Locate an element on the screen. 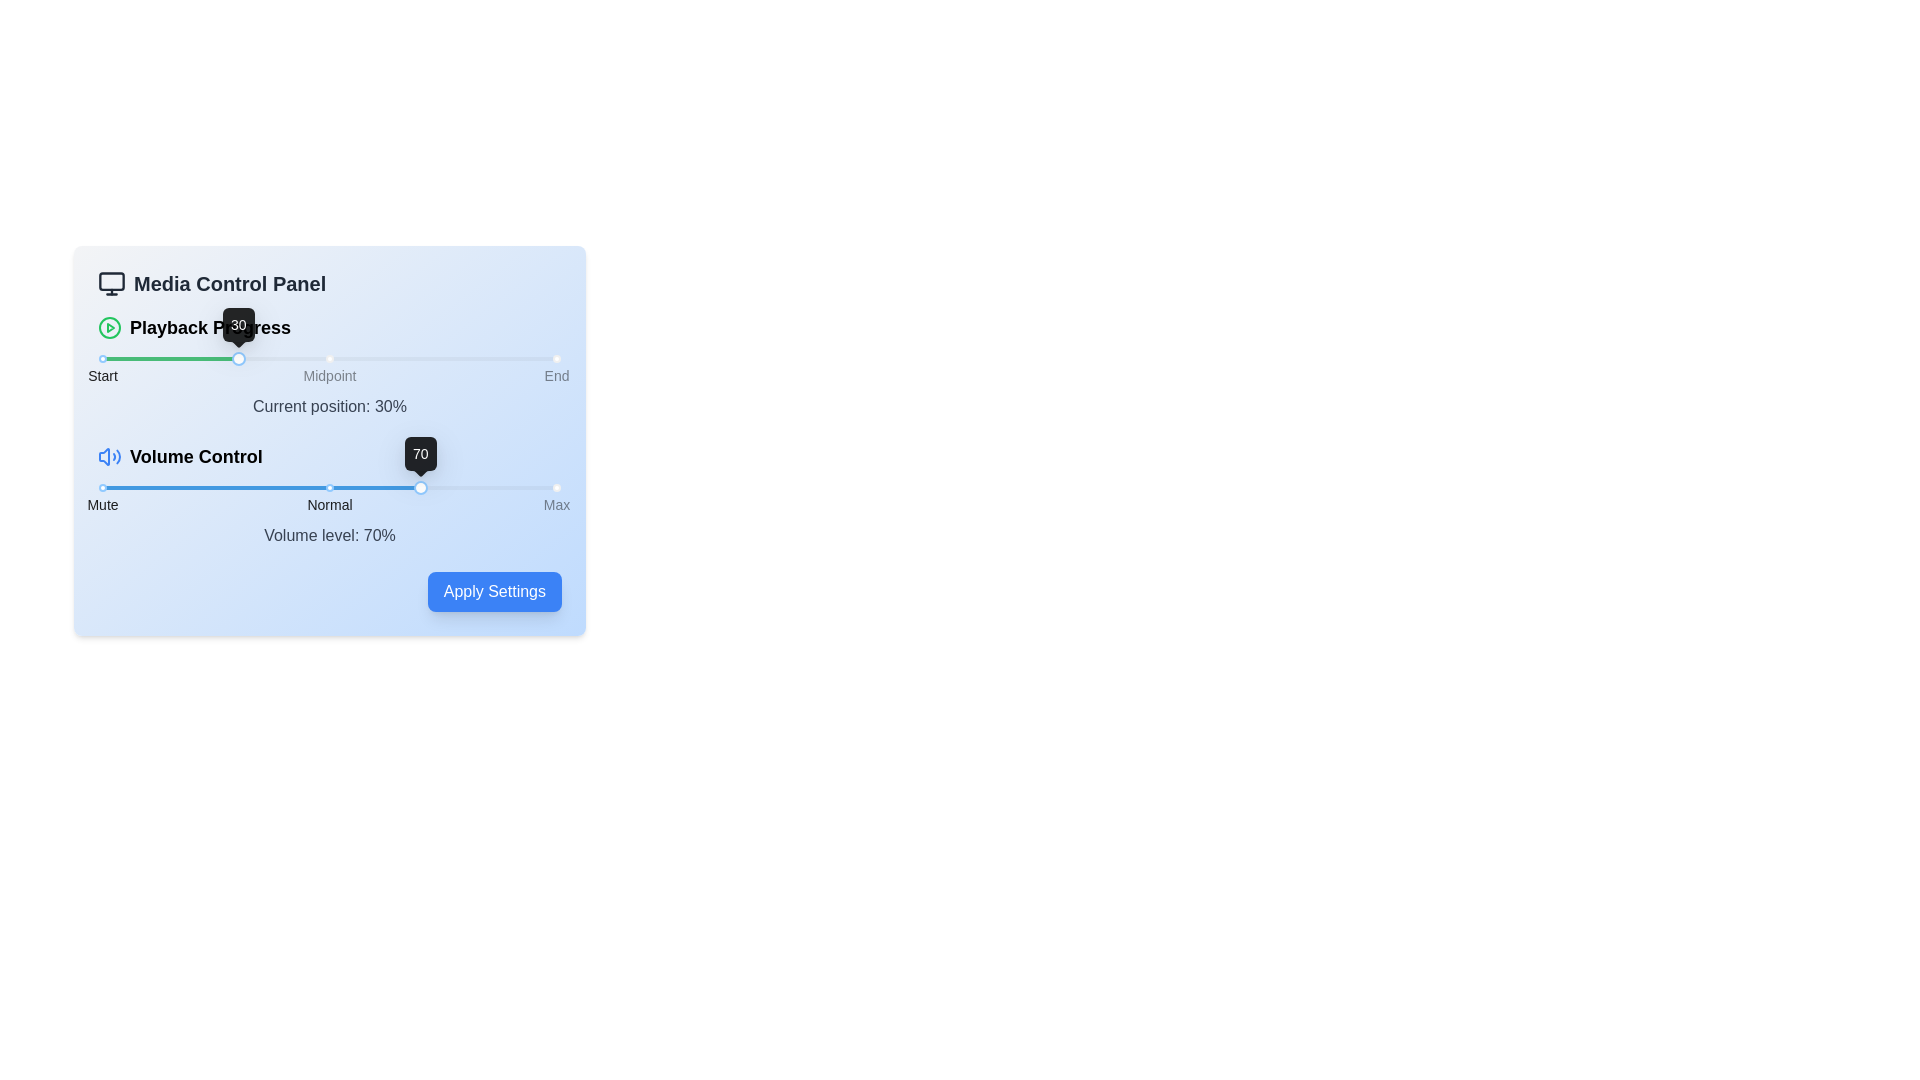  the circular play button icon with a green outline and triangular play symbol, located to the left of the 'Playback Progress' text in the playback control section is located at coordinates (109, 326).